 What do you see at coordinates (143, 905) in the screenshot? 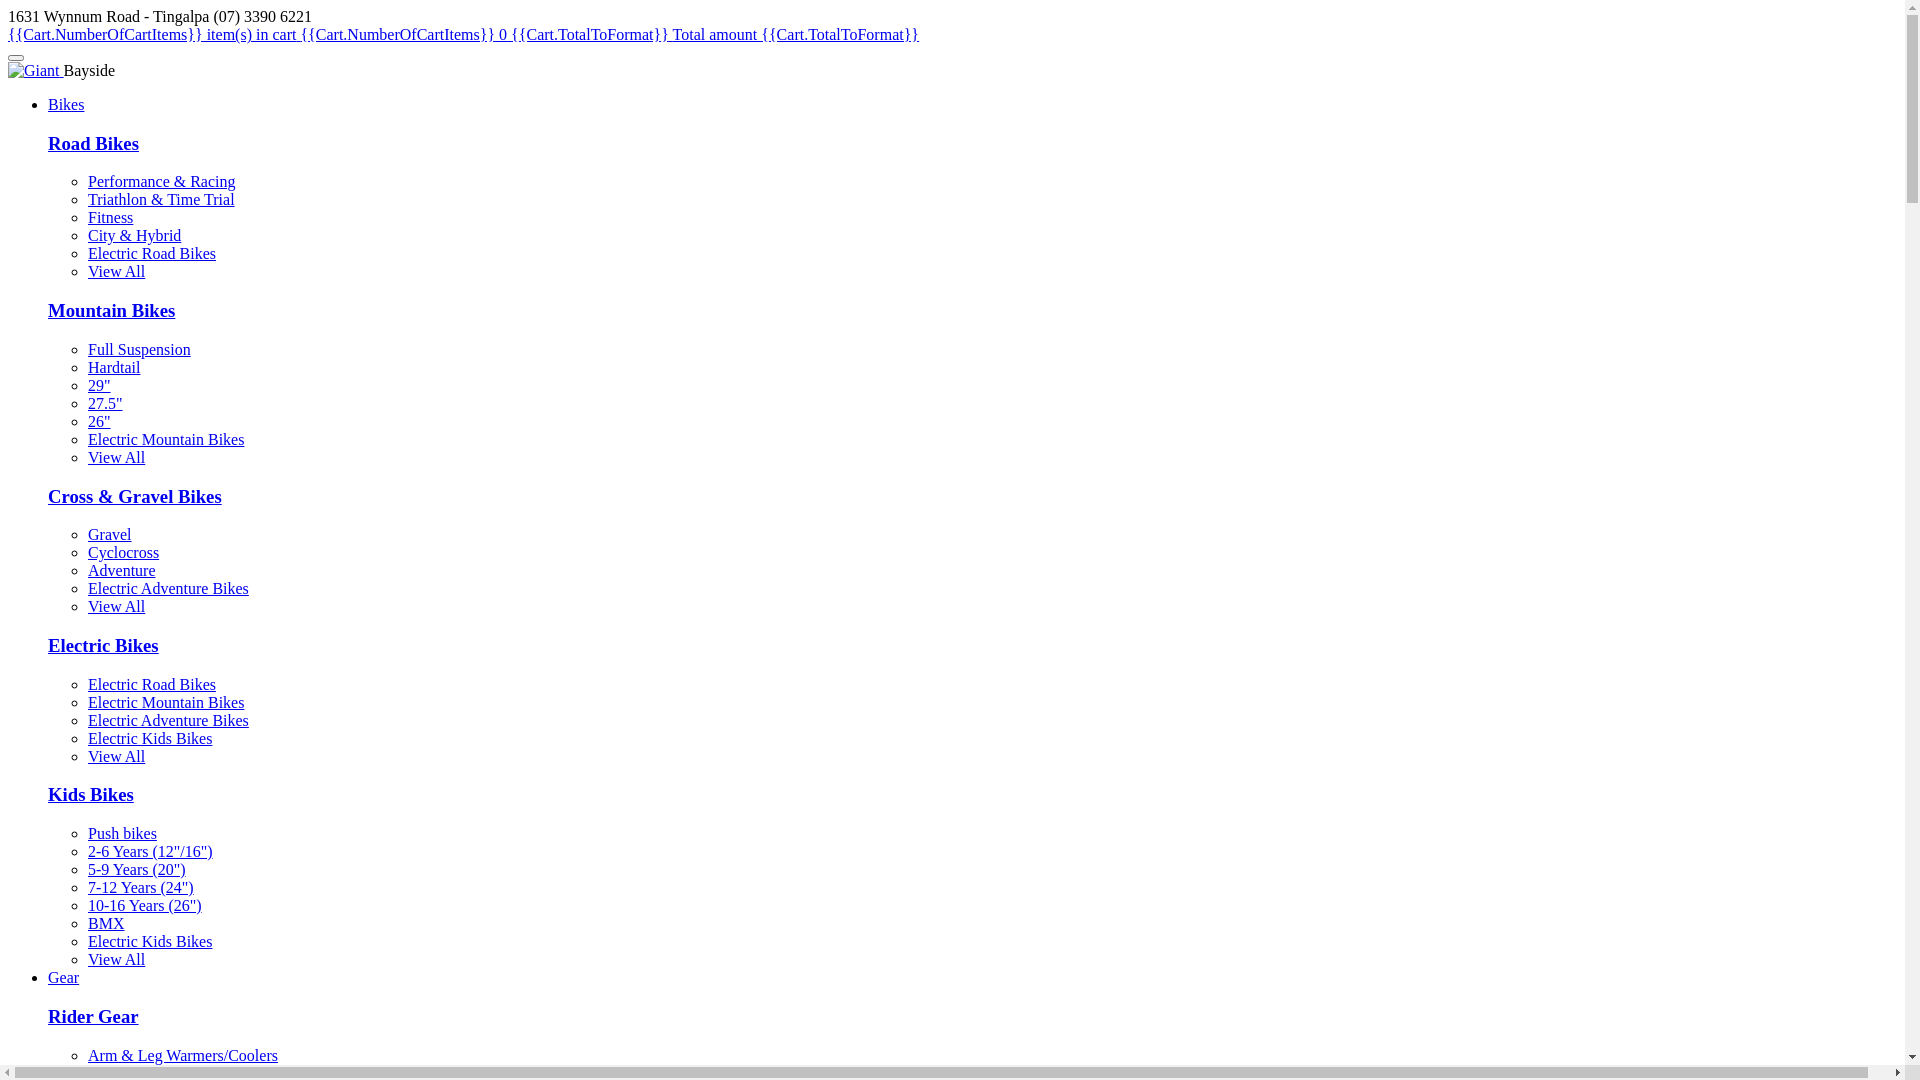
I see `'10-16 Years (26")'` at bounding box center [143, 905].